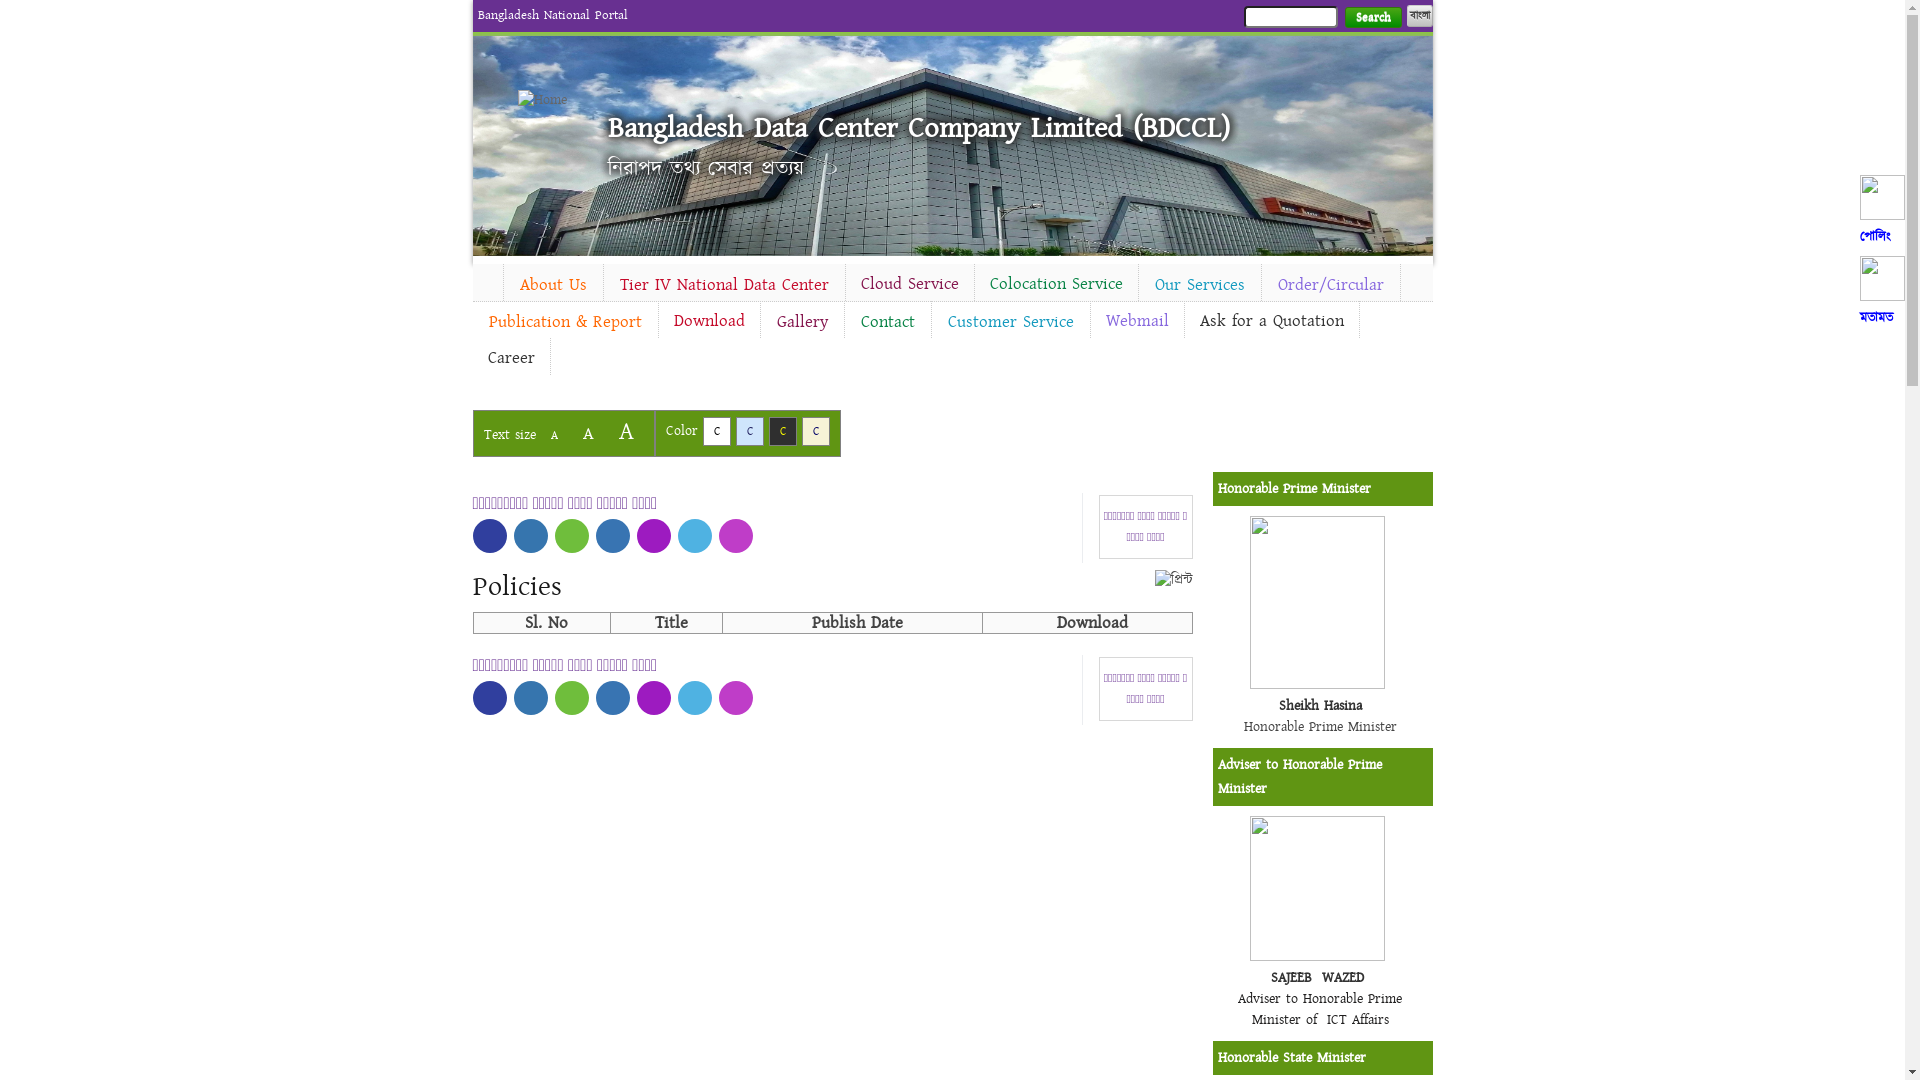  Describe the element at coordinates (552, 100) in the screenshot. I see `'Home'` at that location.